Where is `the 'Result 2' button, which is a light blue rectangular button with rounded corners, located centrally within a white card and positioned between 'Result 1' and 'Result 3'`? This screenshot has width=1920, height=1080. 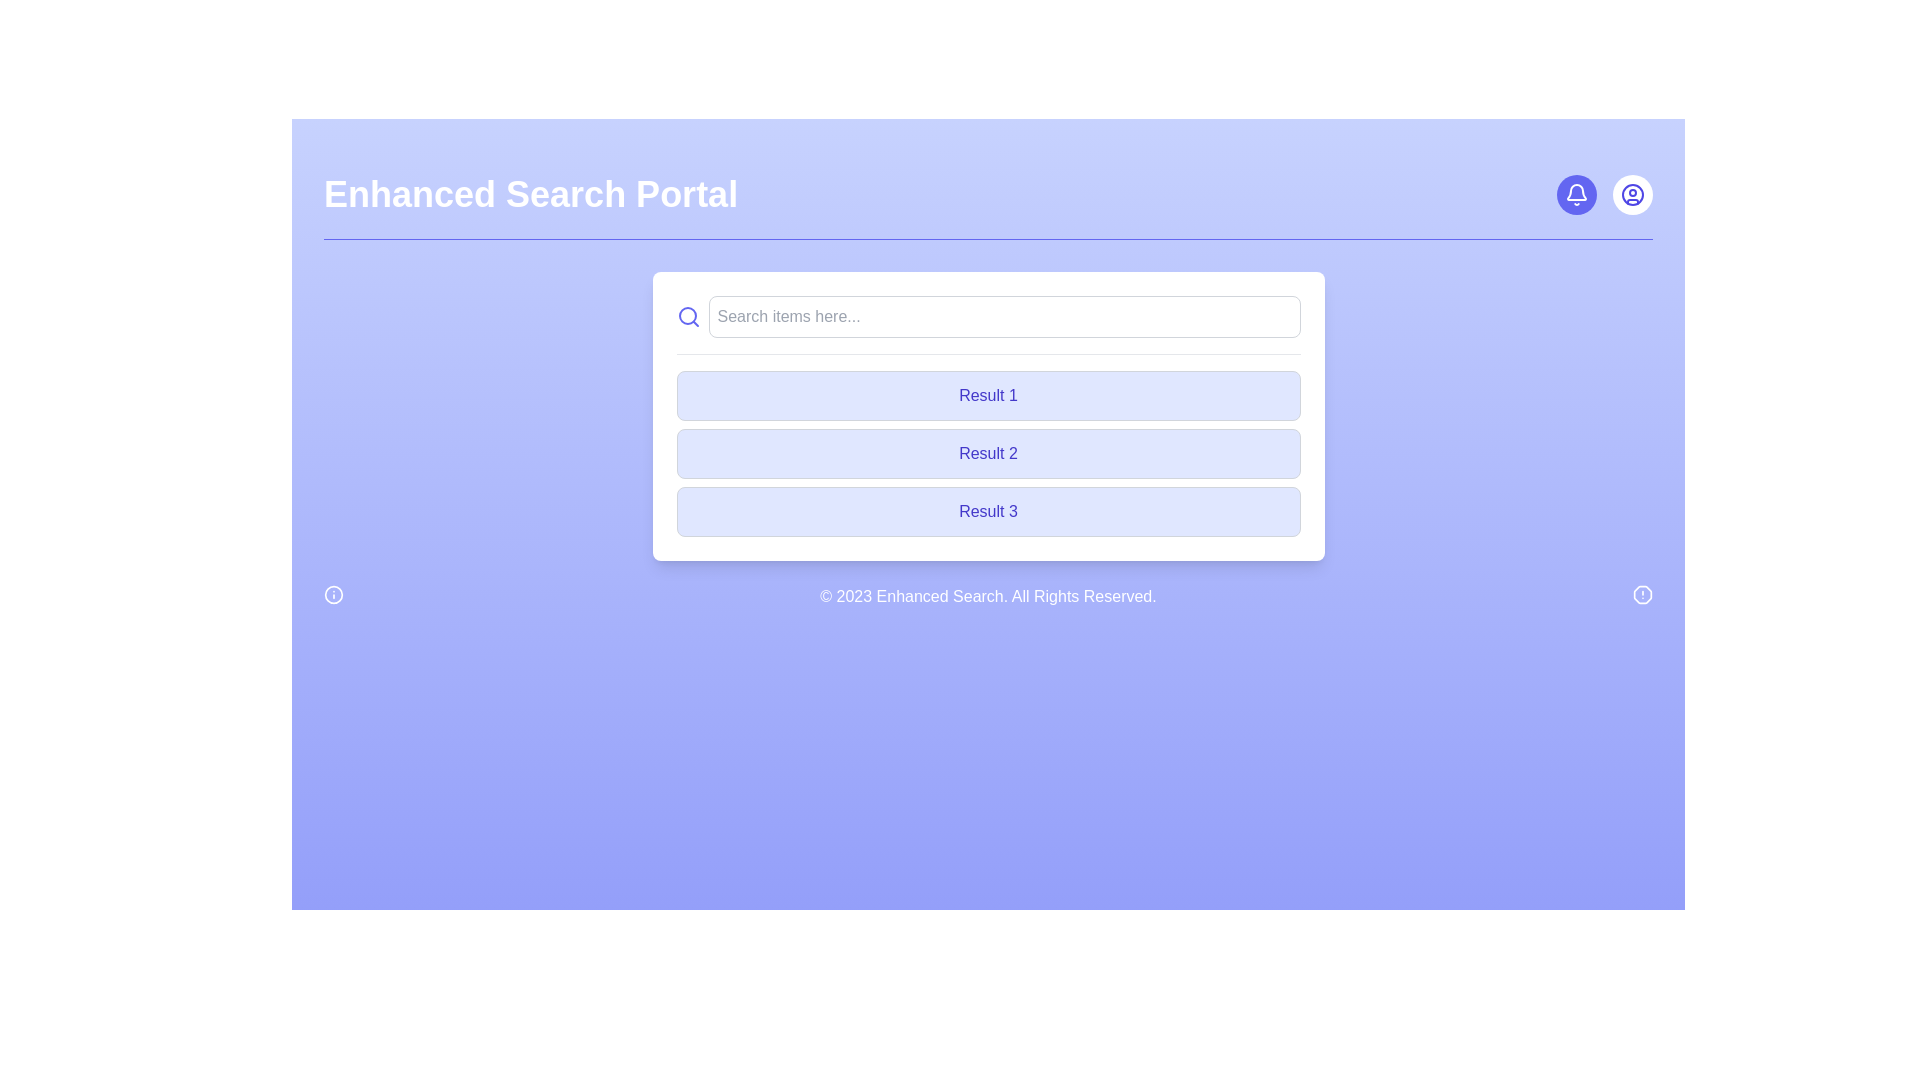
the 'Result 2' button, which is a light blue rectangular button with rounded corners, located centrally within a white card and positioned between 'Result 1' and 'Result 3' is located at coordinates (988, 454).